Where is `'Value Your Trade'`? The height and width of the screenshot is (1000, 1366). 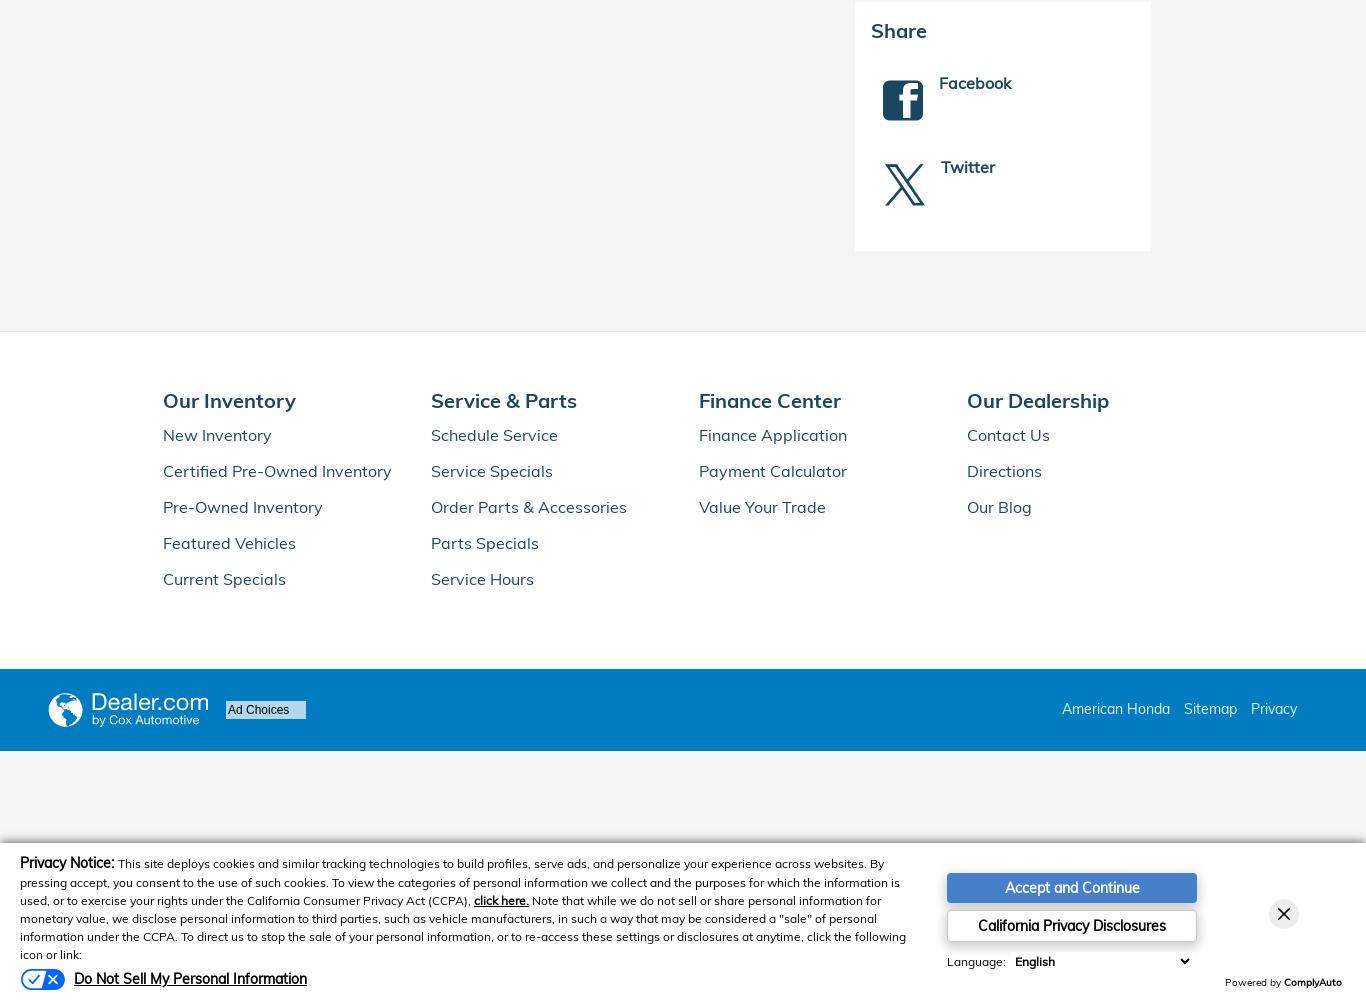
'Value Your Trade' is located at coordinates (762, 506).